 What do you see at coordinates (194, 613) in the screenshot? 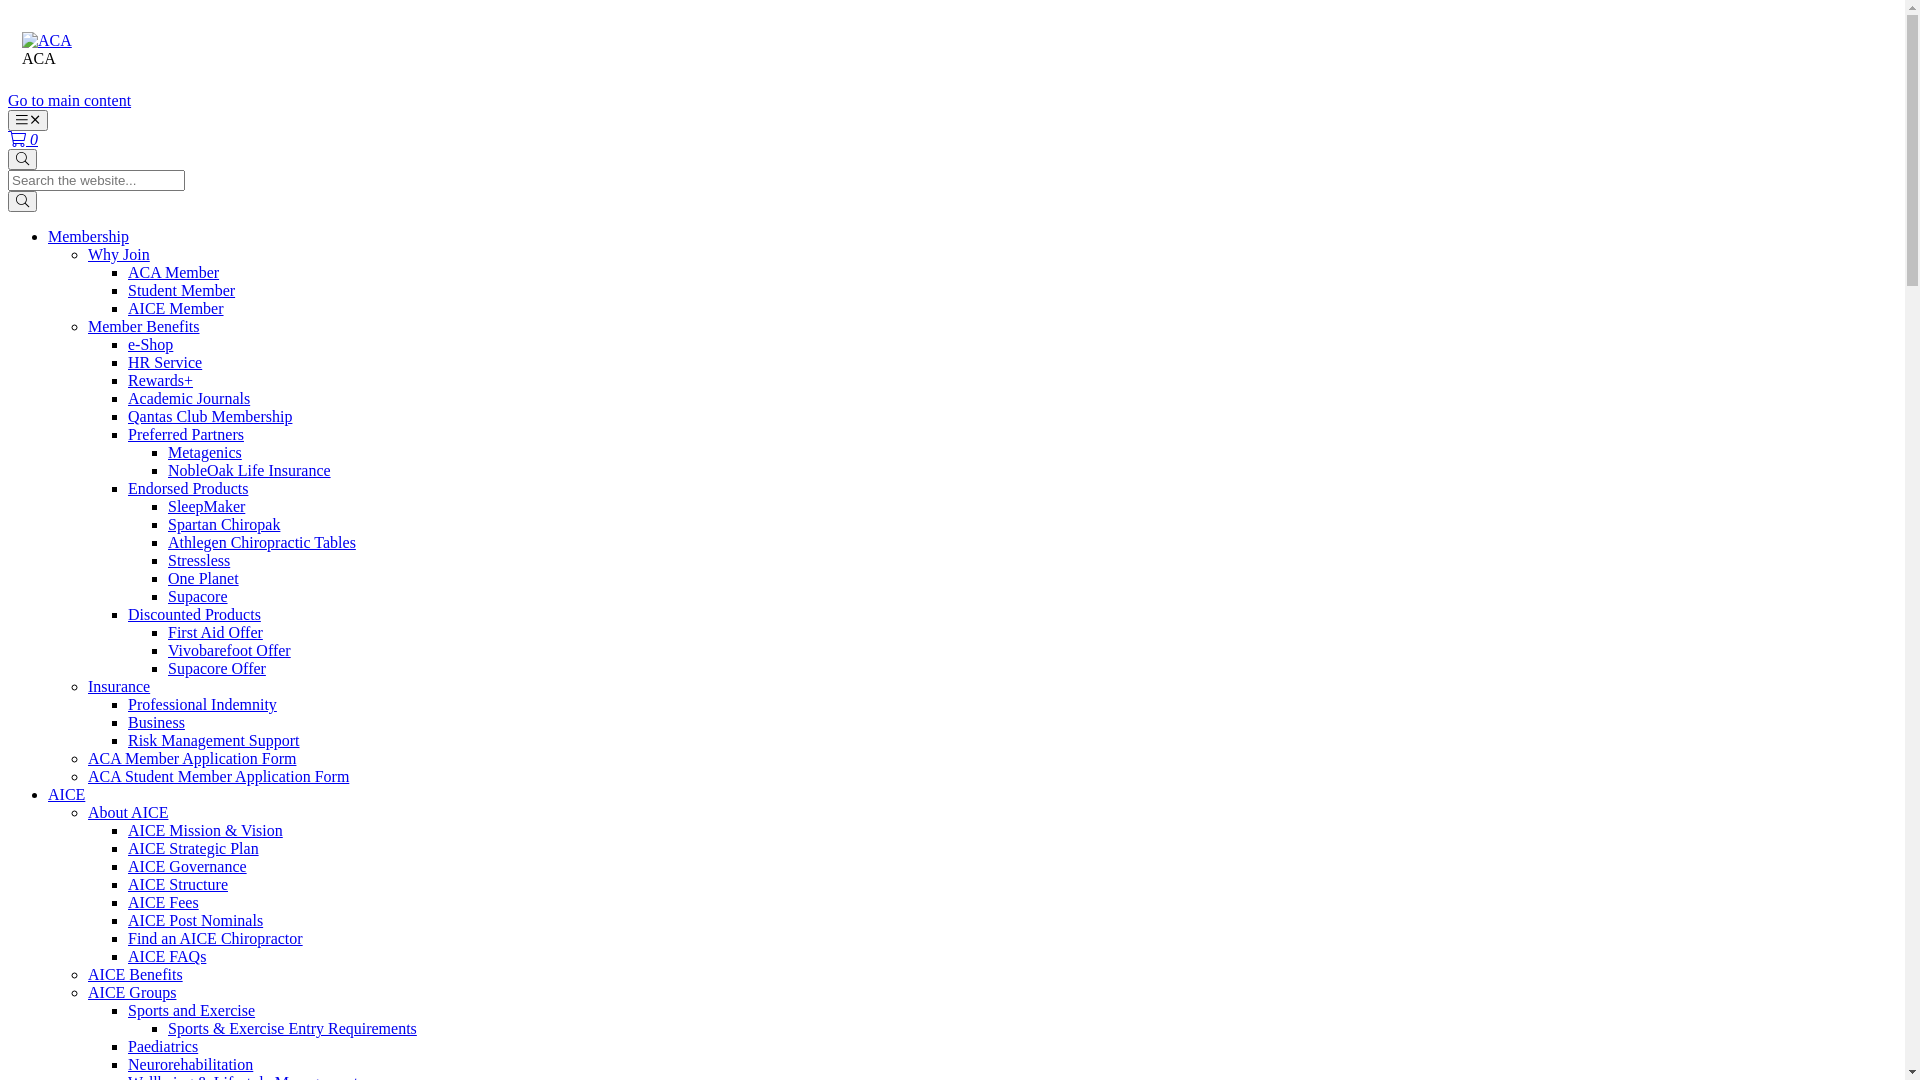
I see `'Discounted Products'` at bounding box center [194, 613].